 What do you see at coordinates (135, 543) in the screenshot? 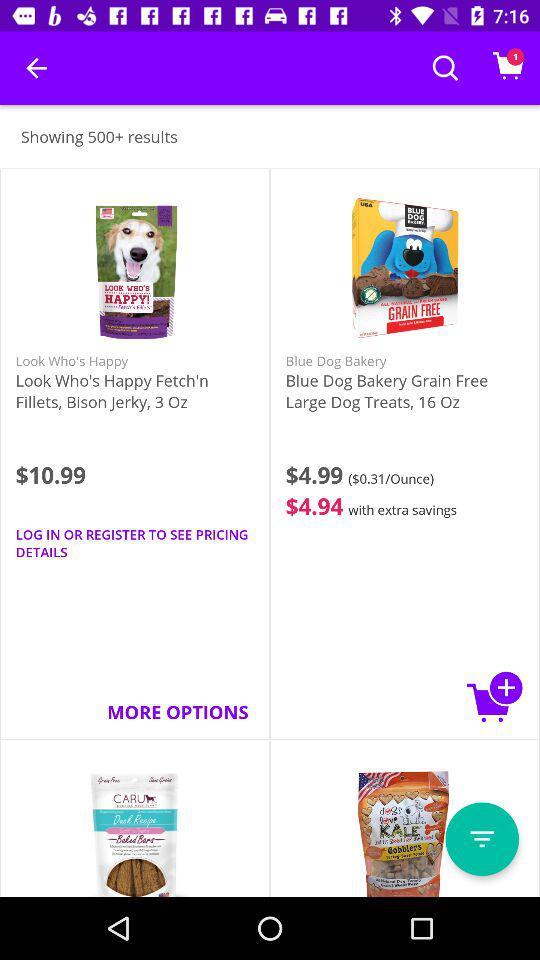
I see `icon below $10.99` at bounding box center [135, 543].